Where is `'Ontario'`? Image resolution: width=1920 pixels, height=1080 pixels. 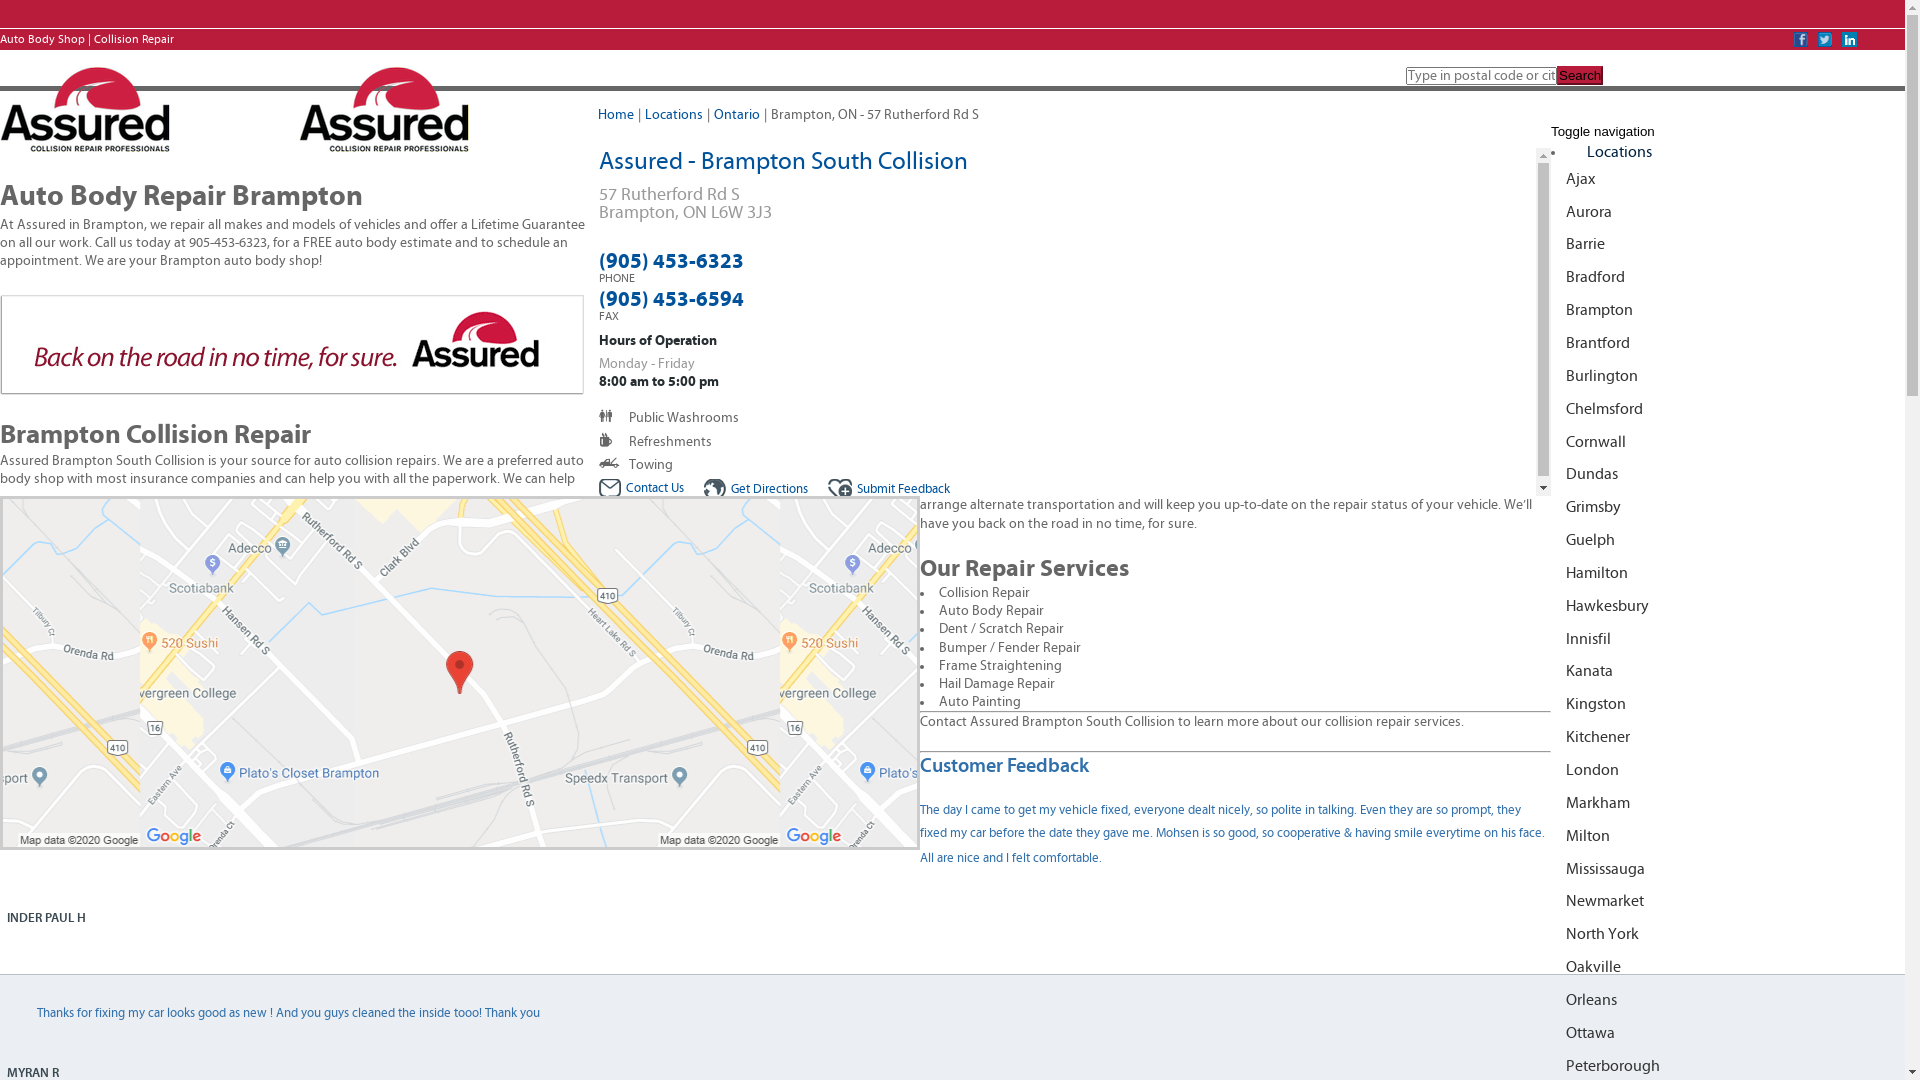 'Ontario' is located at coordinates (736, 115).